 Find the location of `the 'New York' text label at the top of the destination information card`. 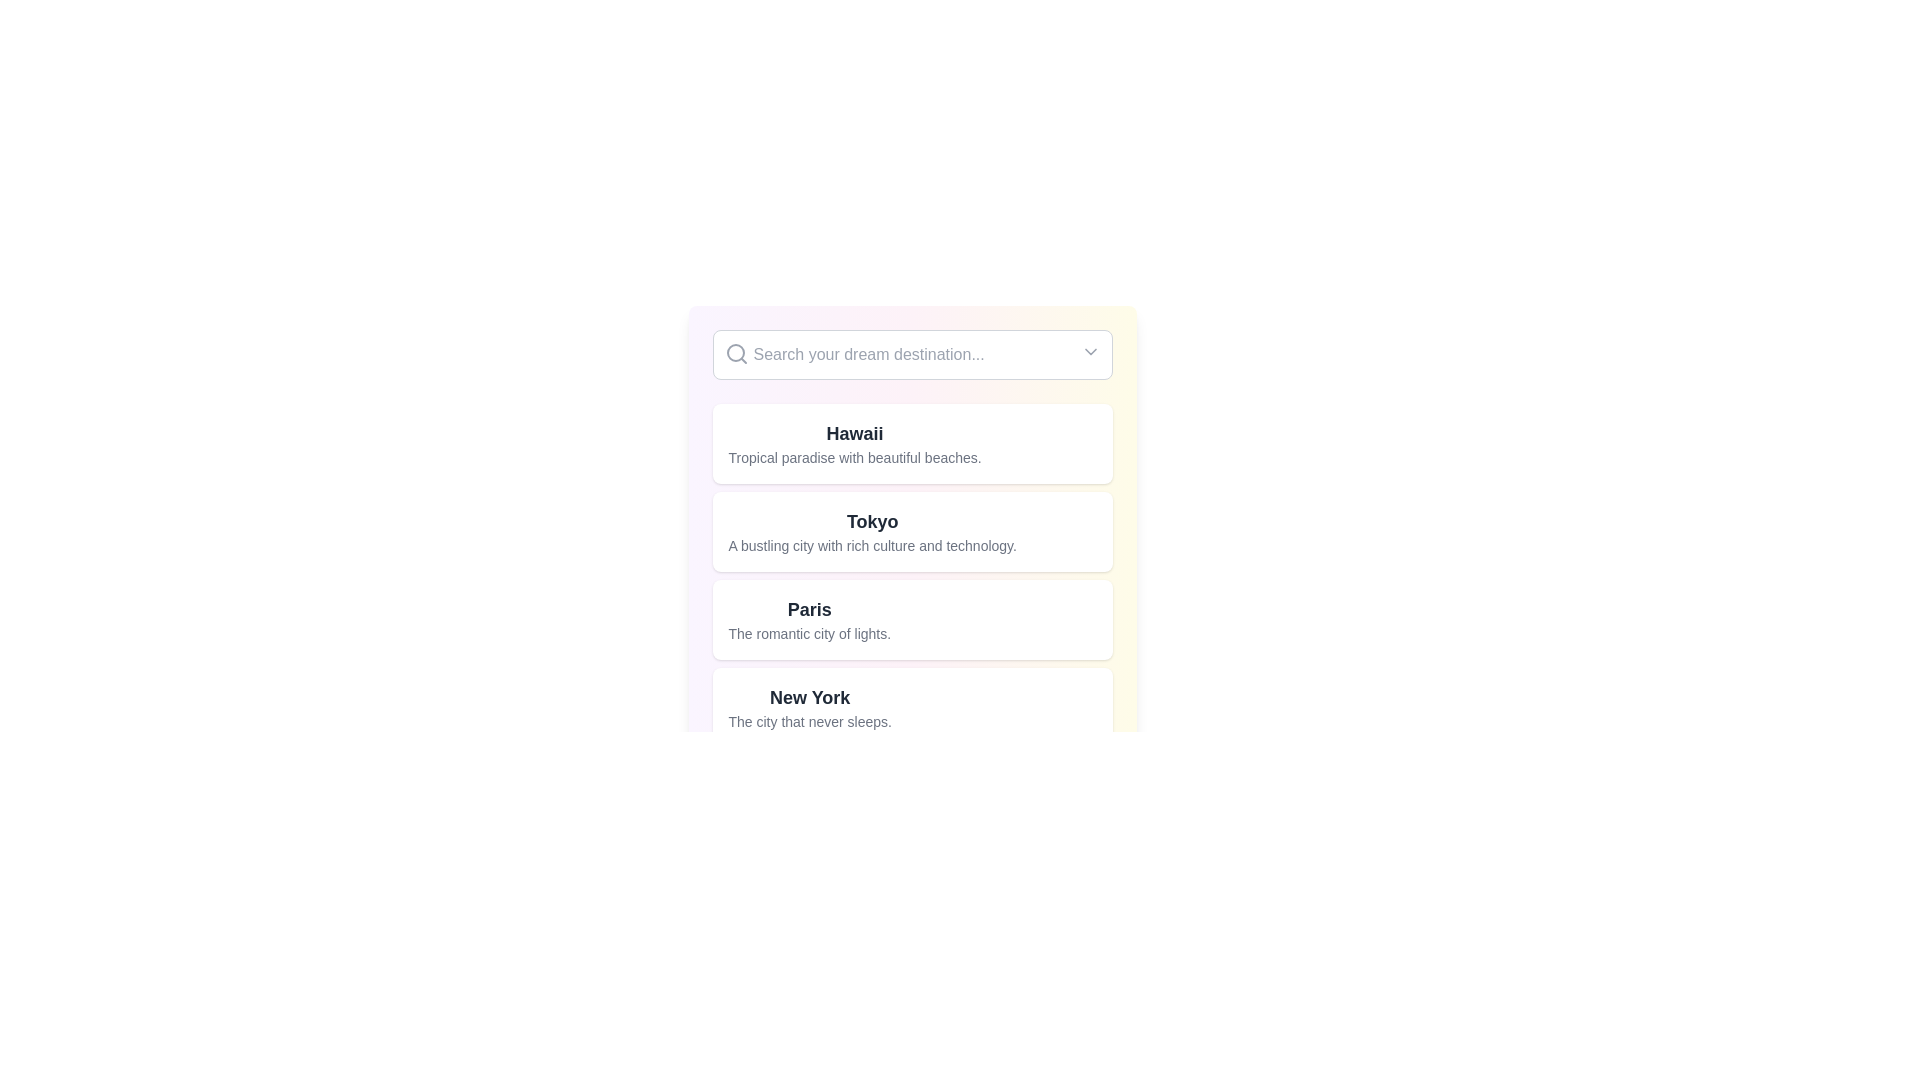

the 'New York' text label at the top of the destination information card is located at coordinates (810, 697).